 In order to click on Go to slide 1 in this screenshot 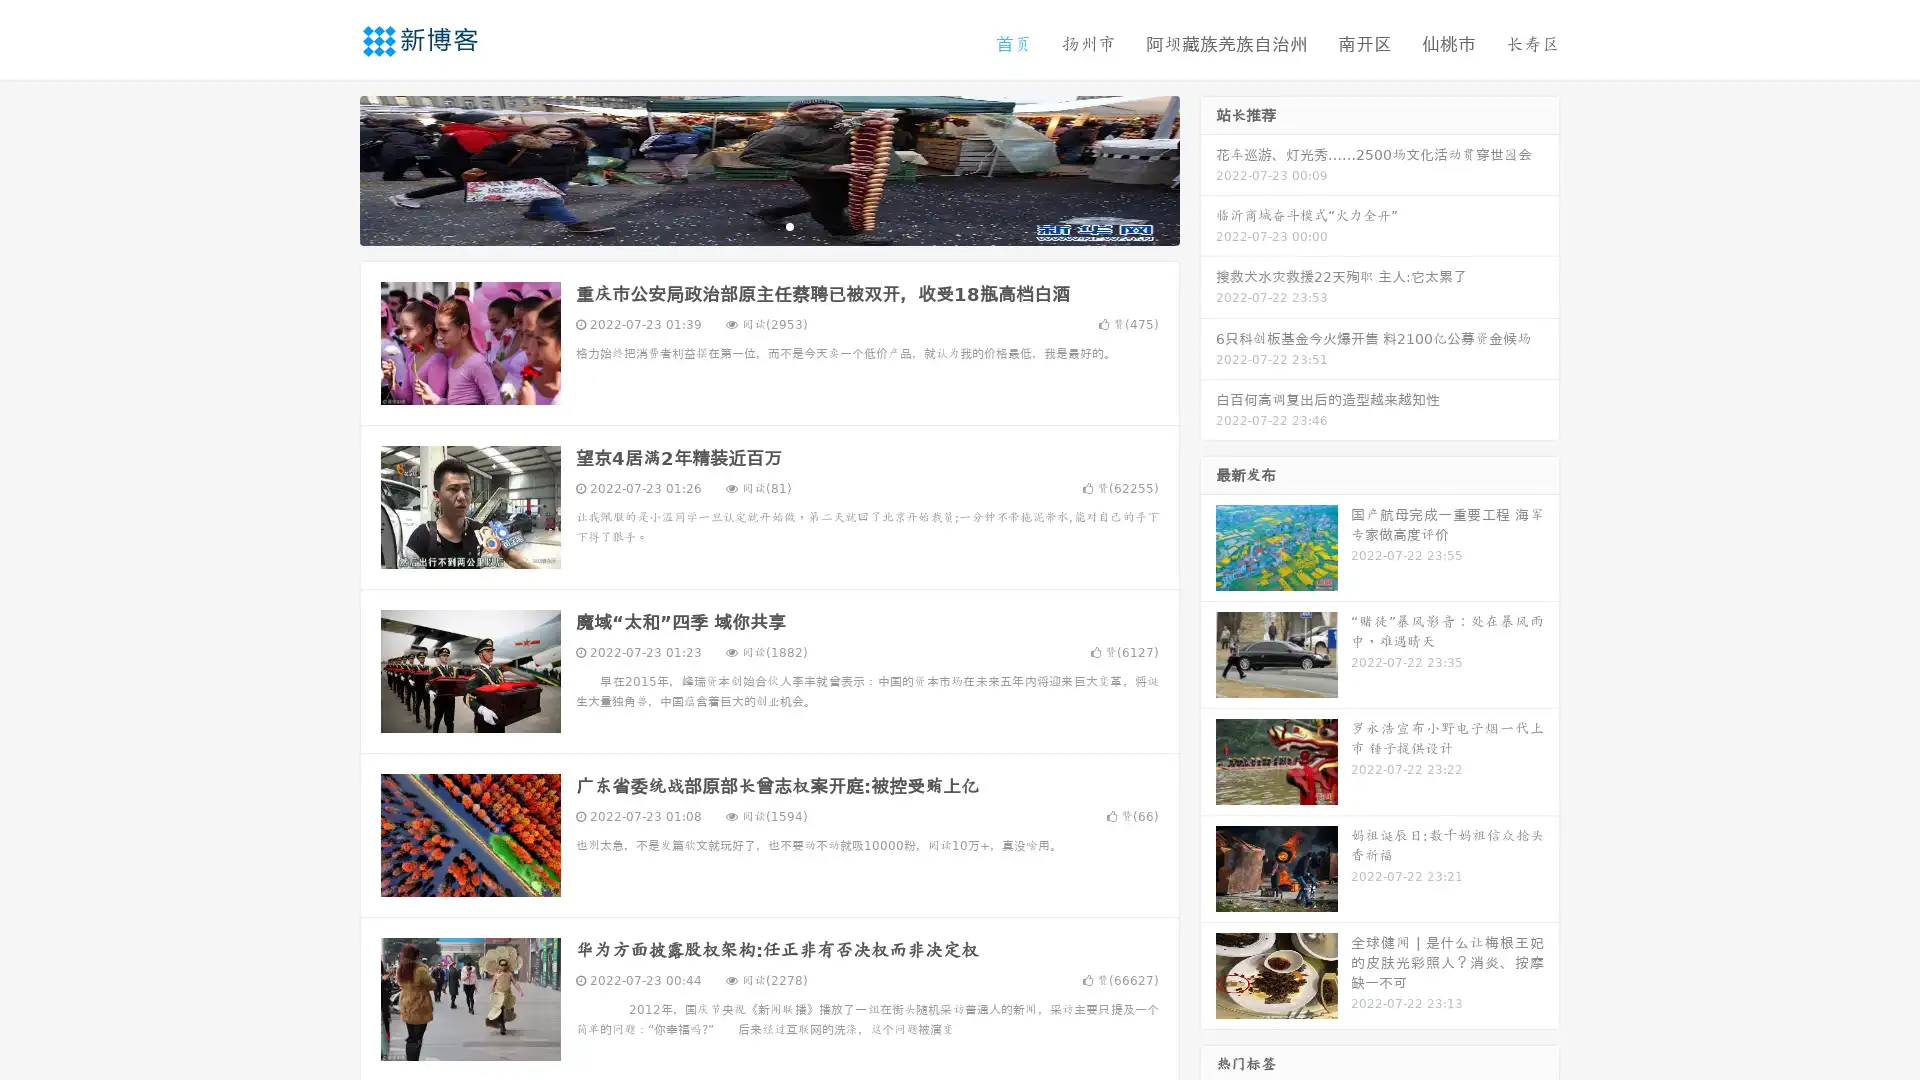, I will do `click(748, 225)`.